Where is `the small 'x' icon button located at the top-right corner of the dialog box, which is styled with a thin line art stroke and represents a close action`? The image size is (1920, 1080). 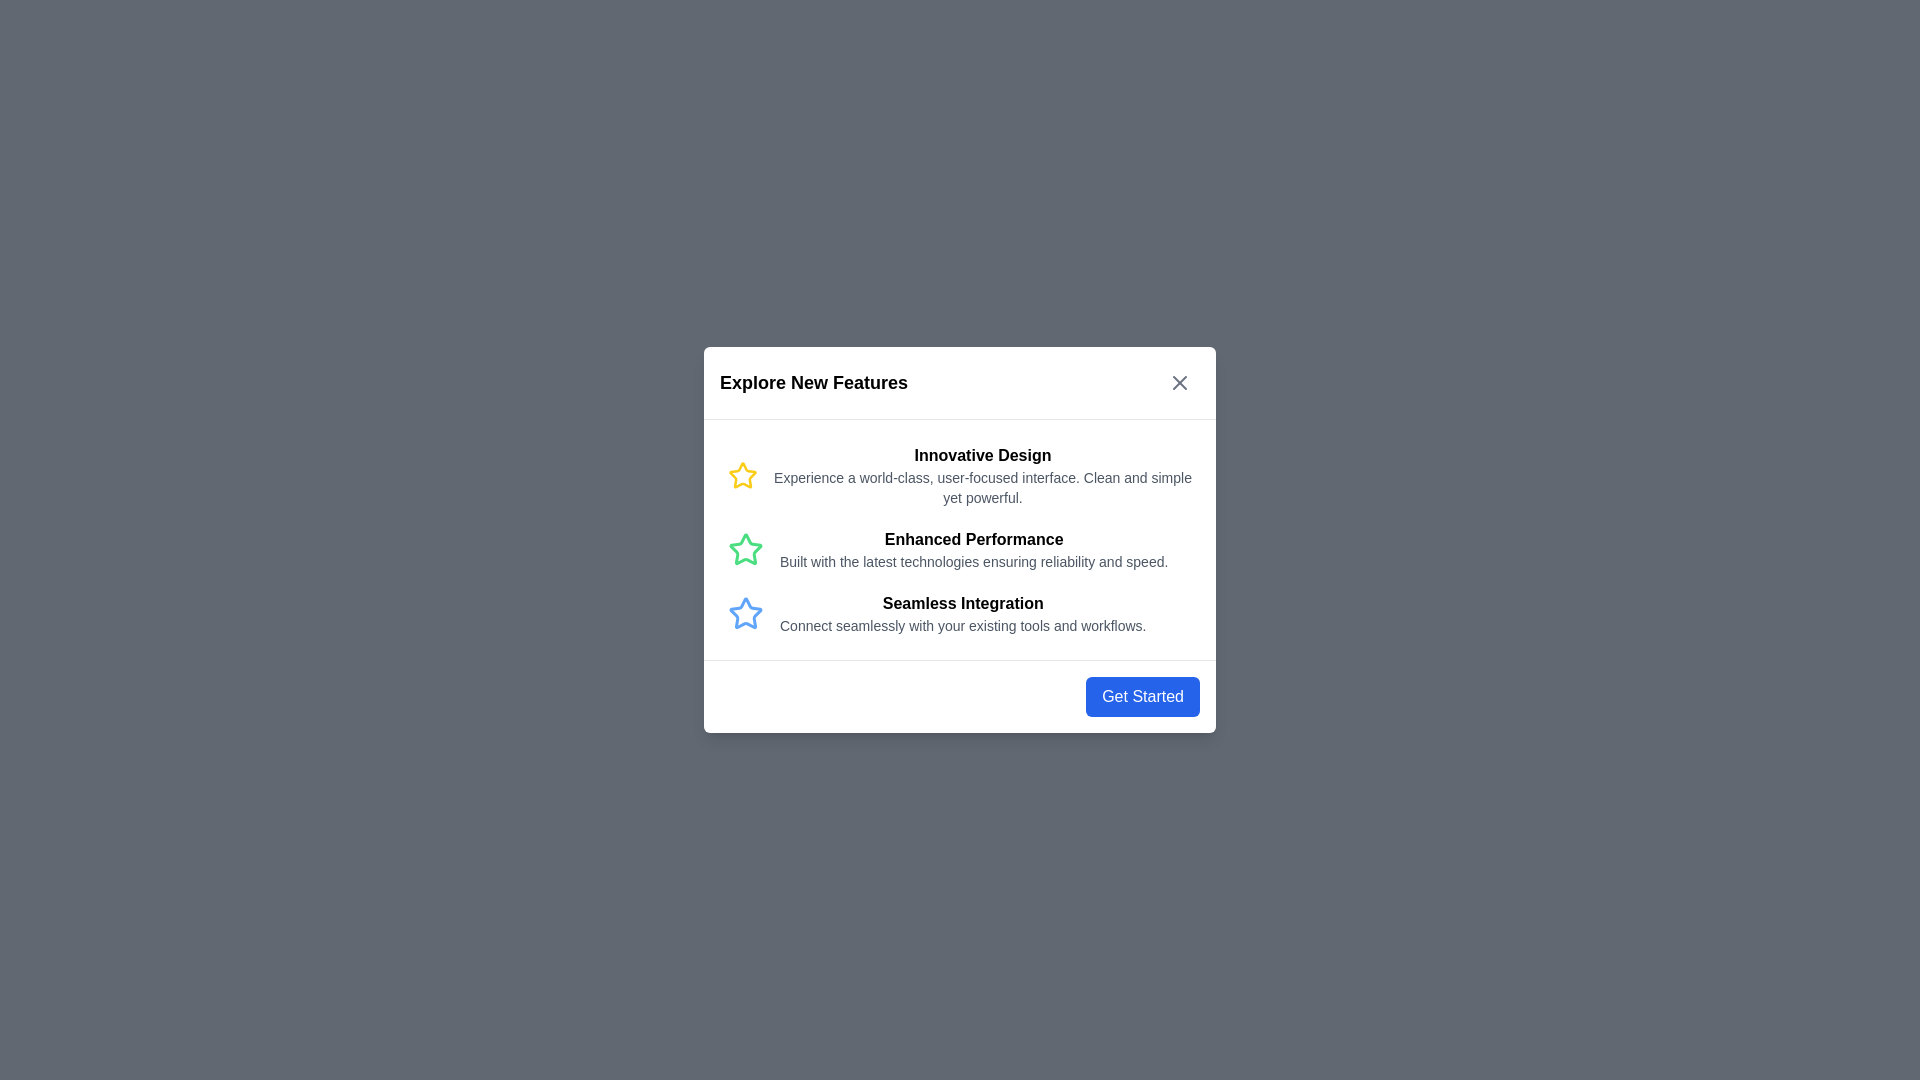 the small 'x' icon button located at the top-right corner of the dialog box, which is styled with a thin line art stroke and represents a close action is located at coordinates (1180, 382).